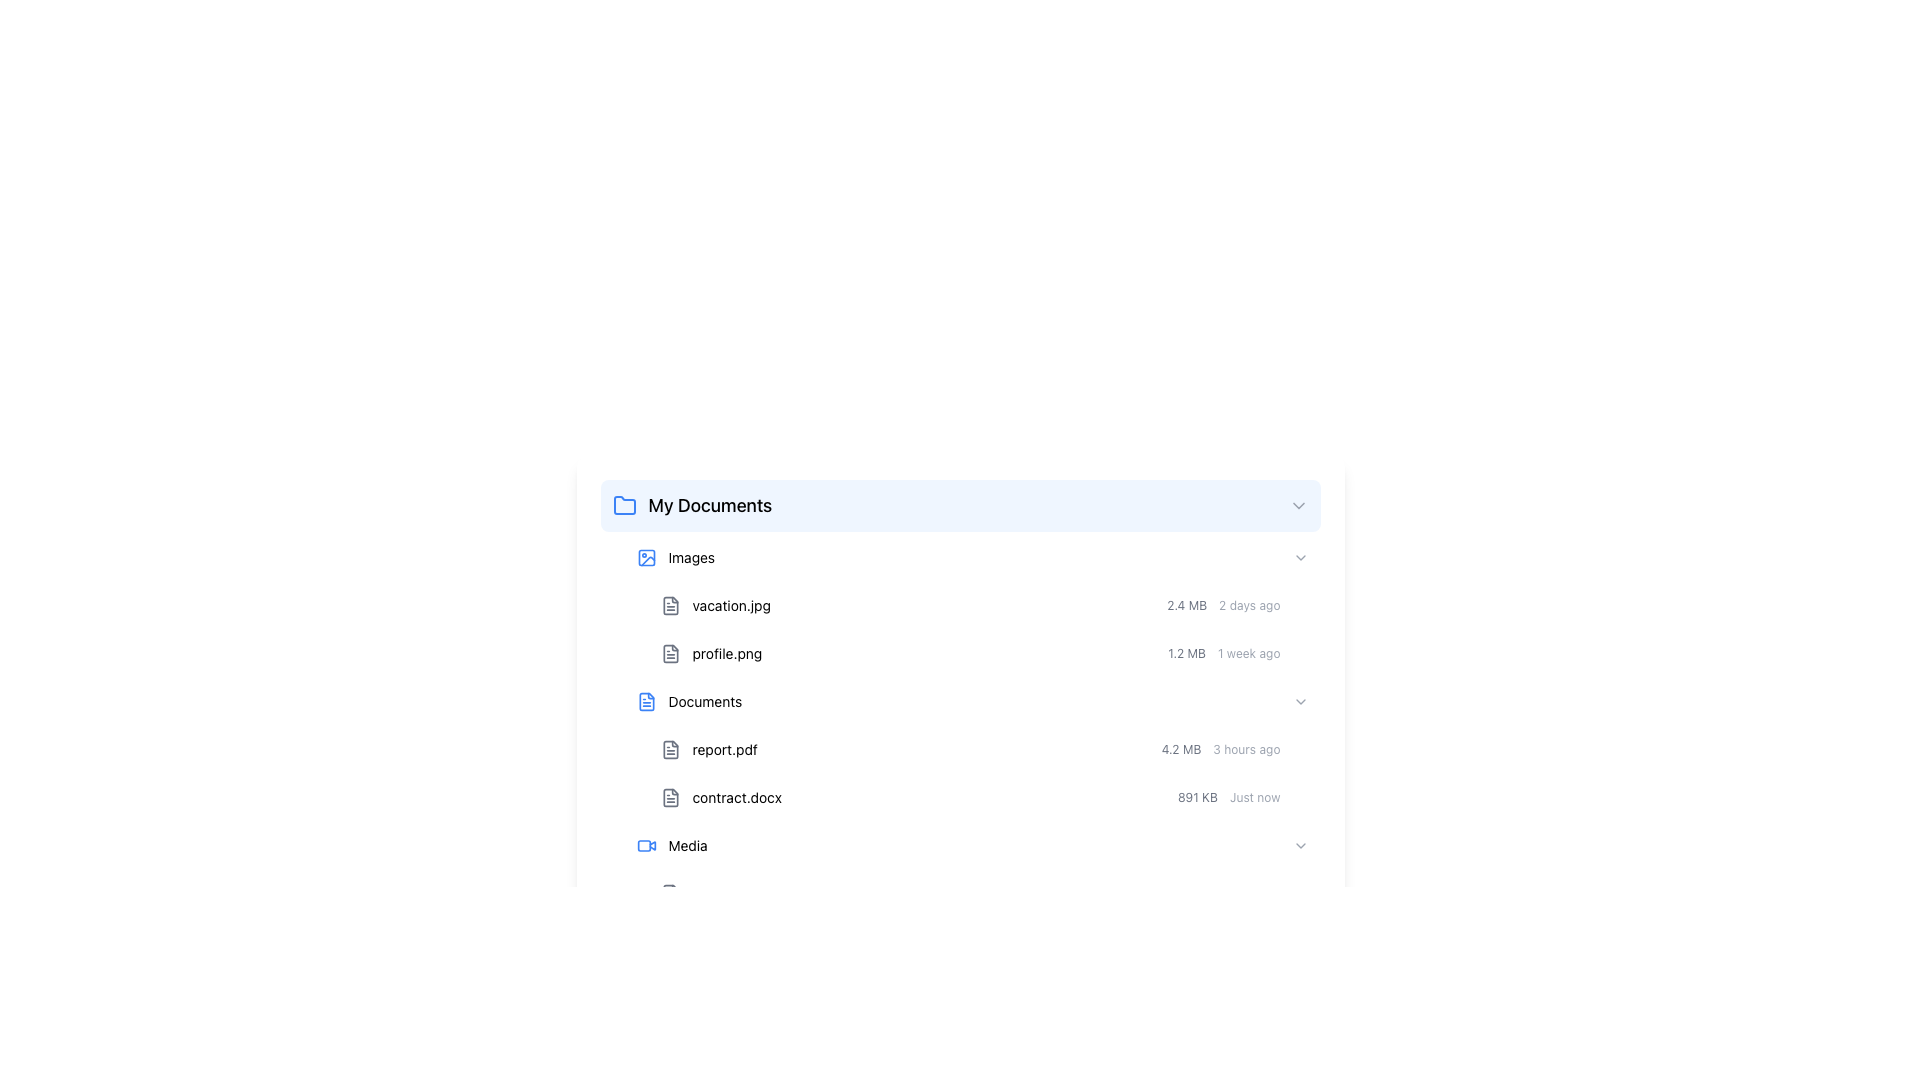 This screenshot has width=1920, height=1080. I want to click on the file entry labeled 'vacation.jpg' with a document icon from the 'Images' folder in 'My Documents', so click(715, 604).